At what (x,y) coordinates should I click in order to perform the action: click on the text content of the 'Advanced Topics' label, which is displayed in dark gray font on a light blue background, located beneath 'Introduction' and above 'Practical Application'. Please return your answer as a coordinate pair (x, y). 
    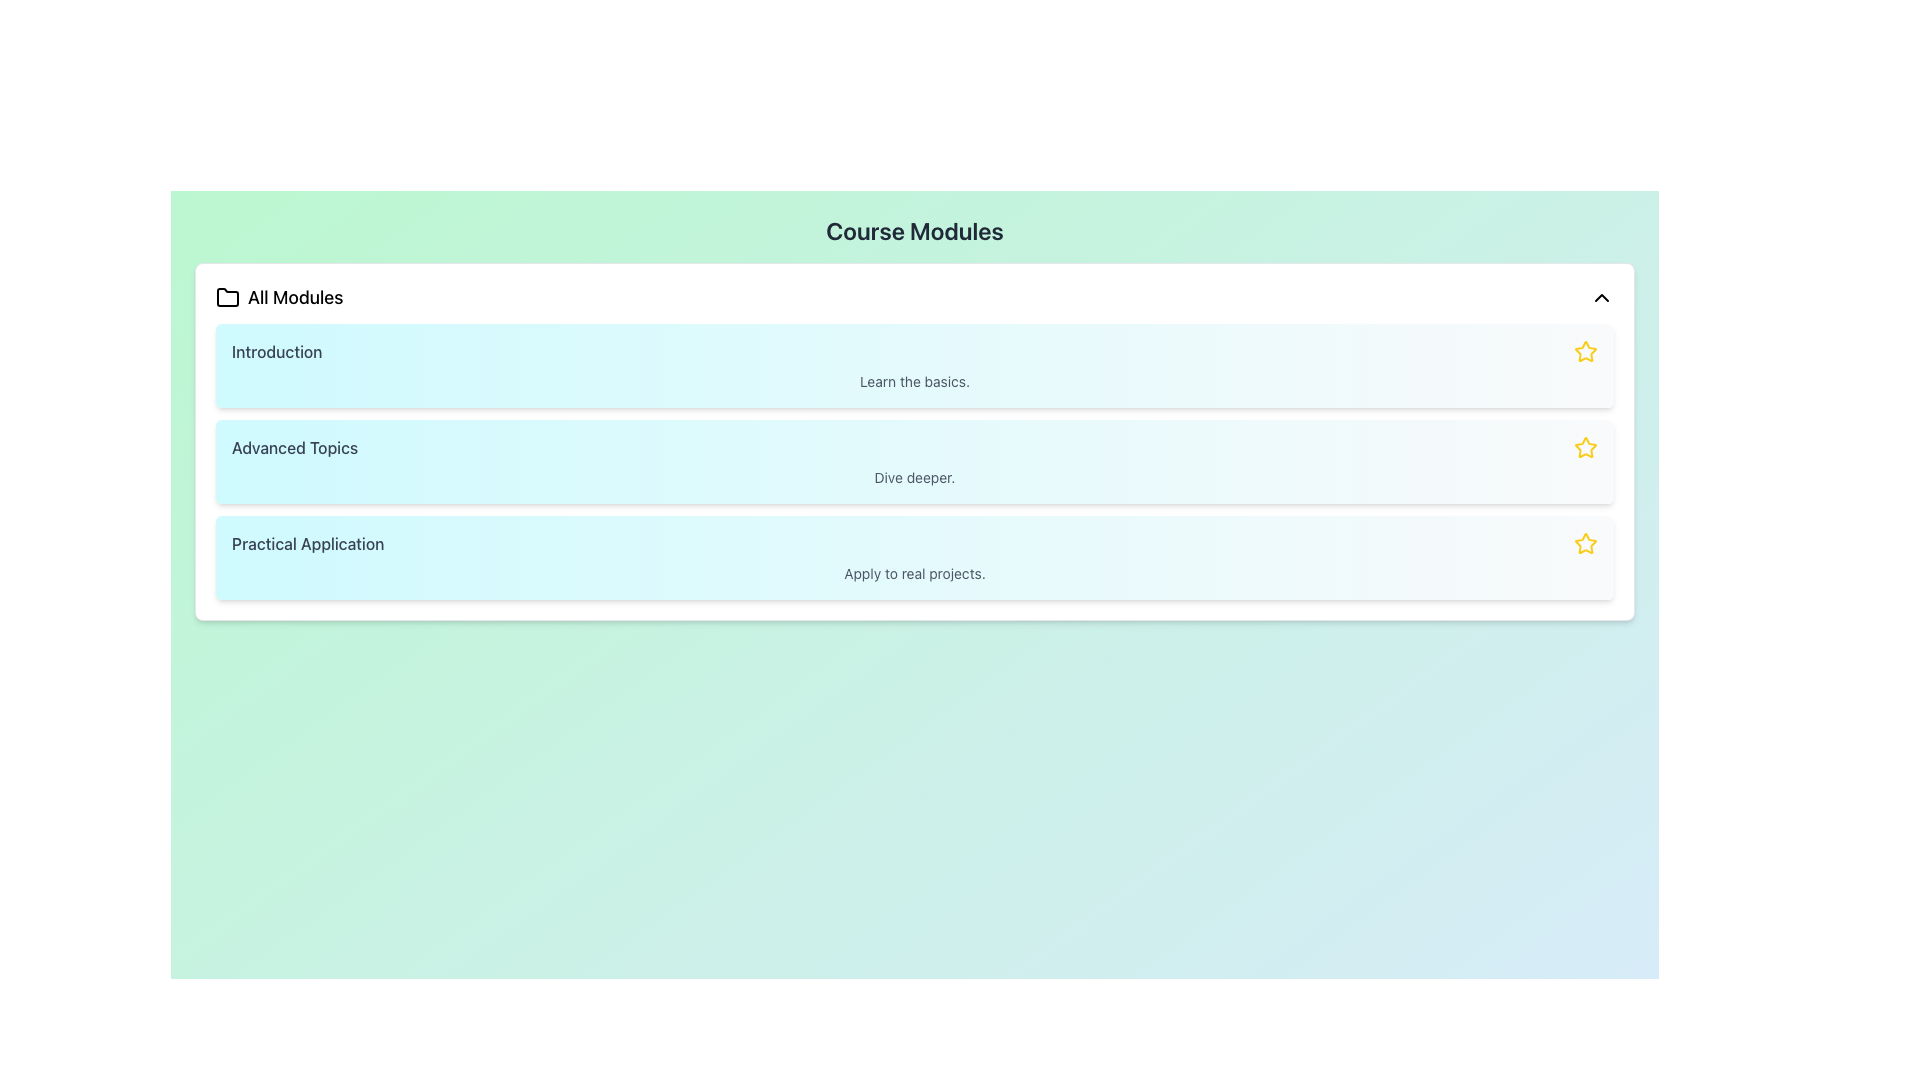
    Looking at the image, I should click on (294, 446).